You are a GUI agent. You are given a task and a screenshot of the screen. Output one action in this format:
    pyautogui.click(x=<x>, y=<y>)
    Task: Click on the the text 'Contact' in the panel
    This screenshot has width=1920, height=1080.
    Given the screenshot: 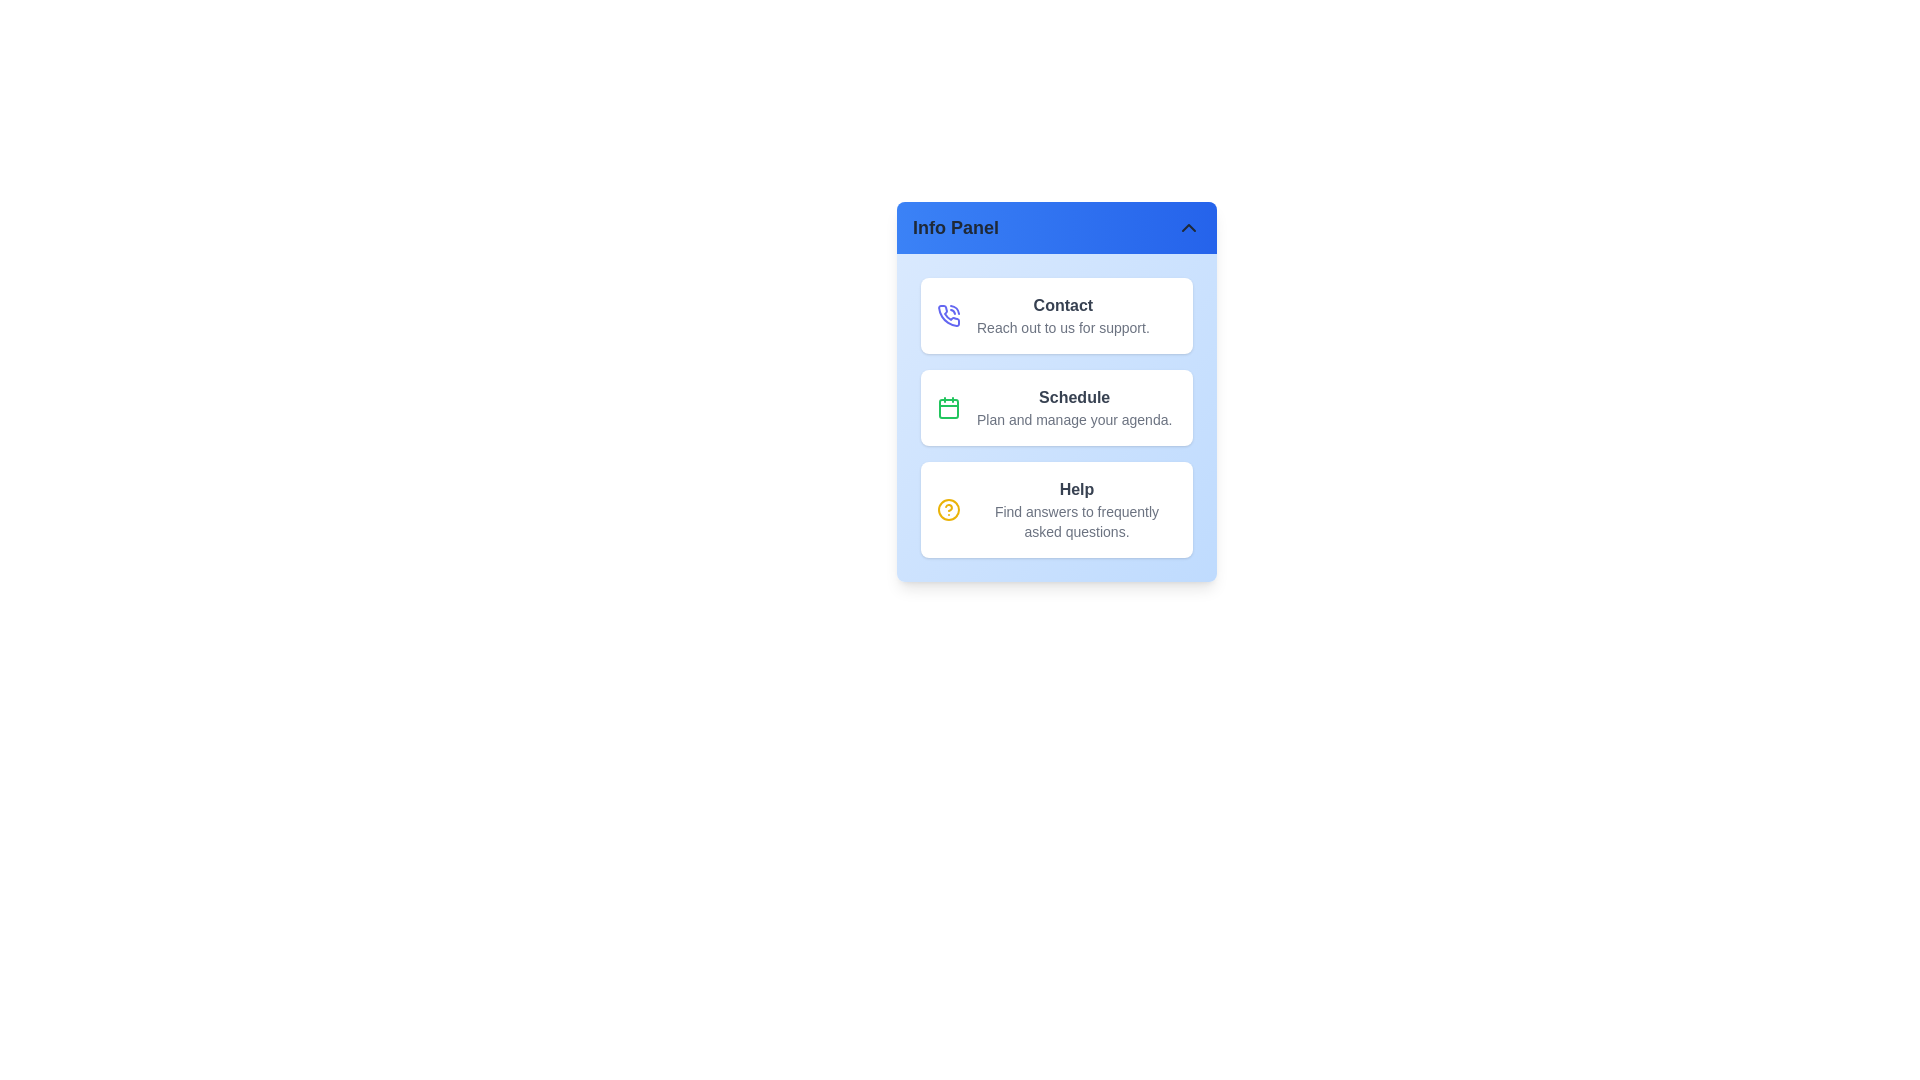 What is the action you would take?
    pyautogui.click(x=1061, y=305)
    